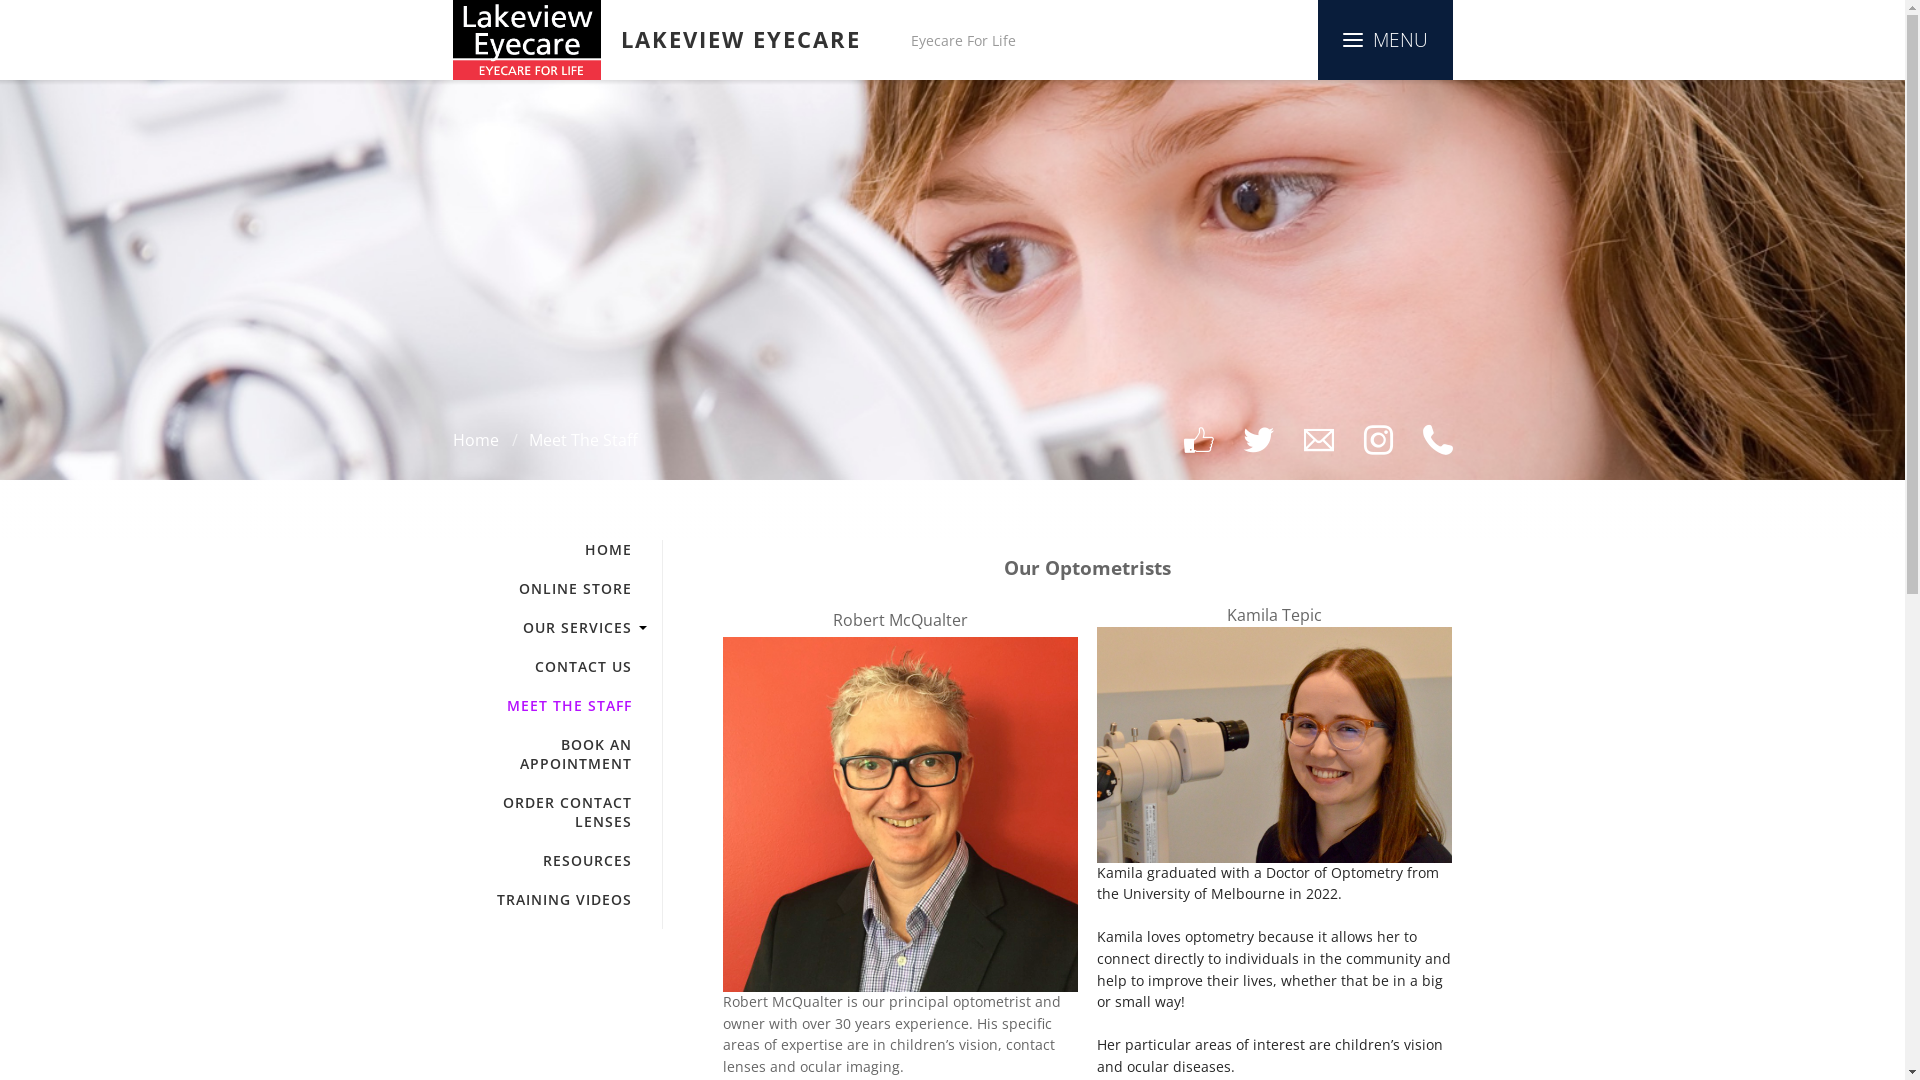 The image size is (1920, 1080). I want to click on 'RESOURCES', so click(541, 859).